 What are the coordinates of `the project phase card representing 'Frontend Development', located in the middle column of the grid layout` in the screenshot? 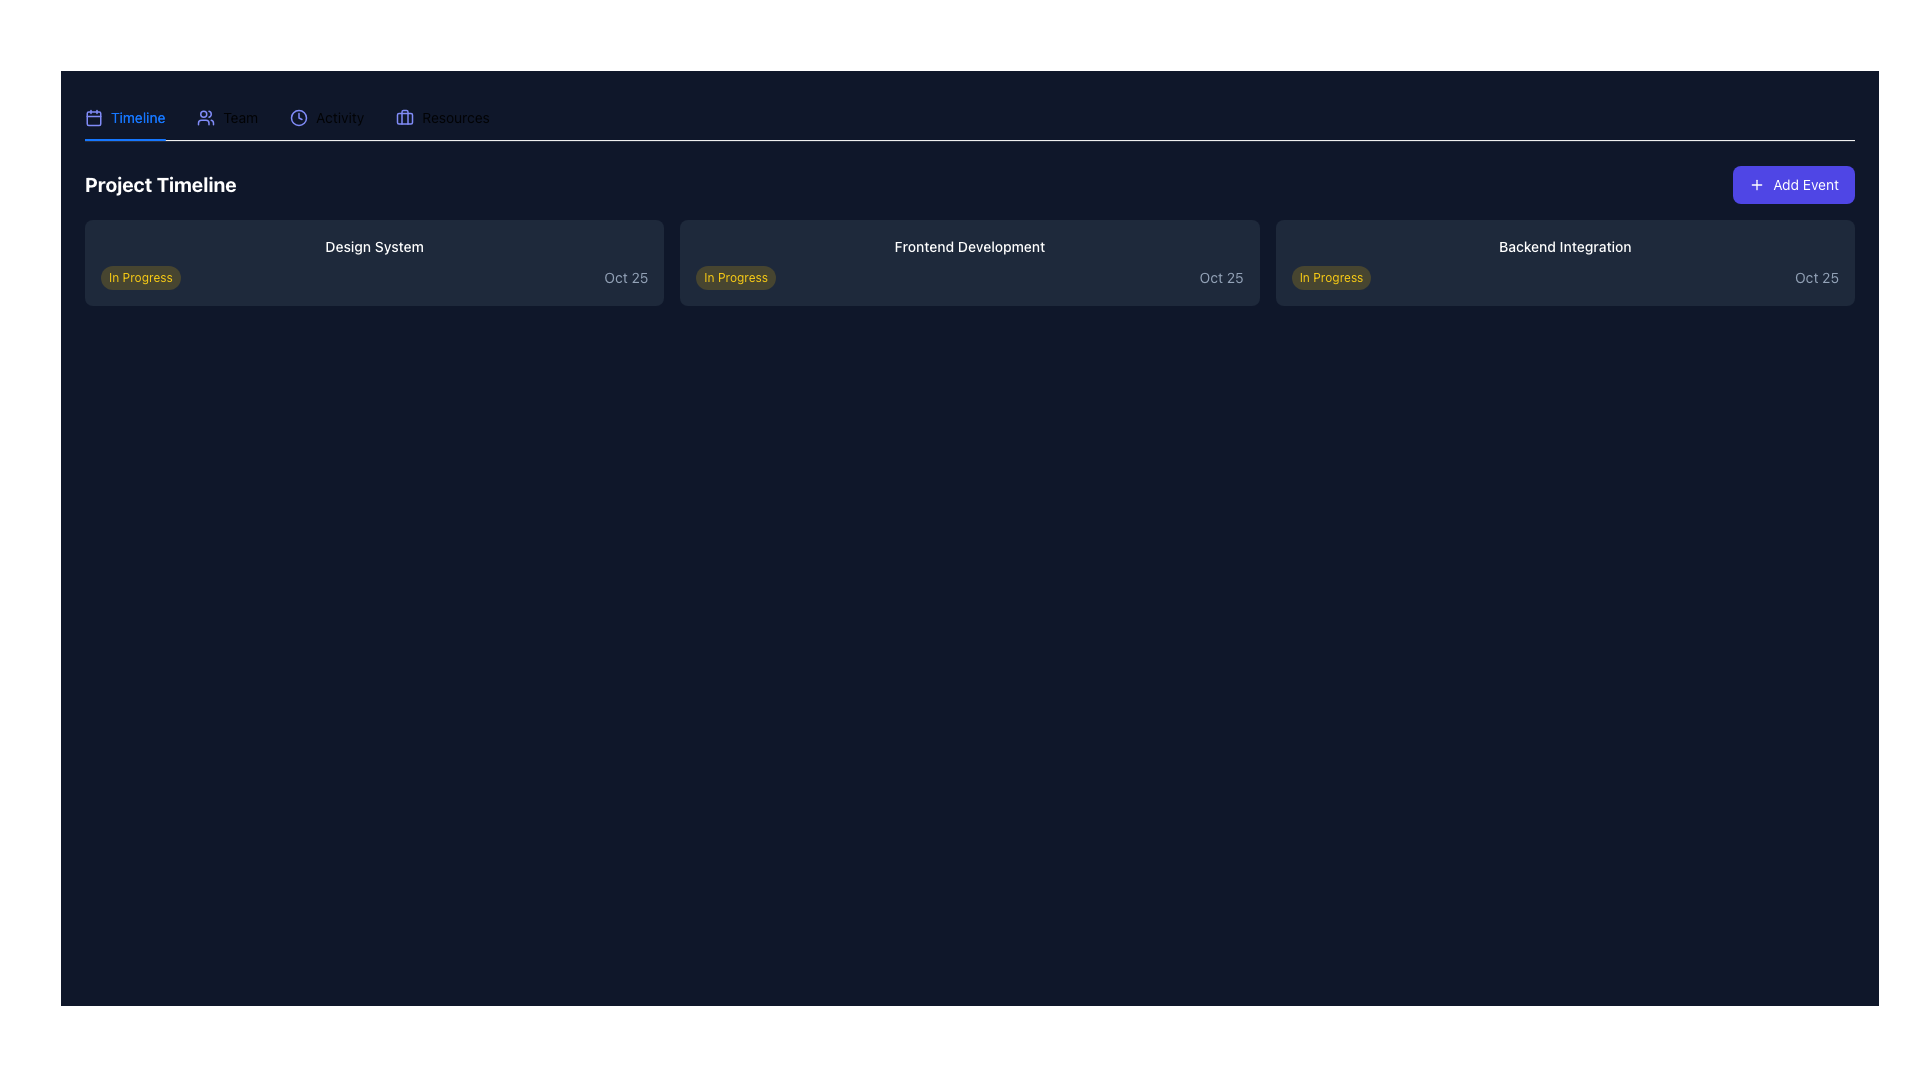 It's located at (969, 261).